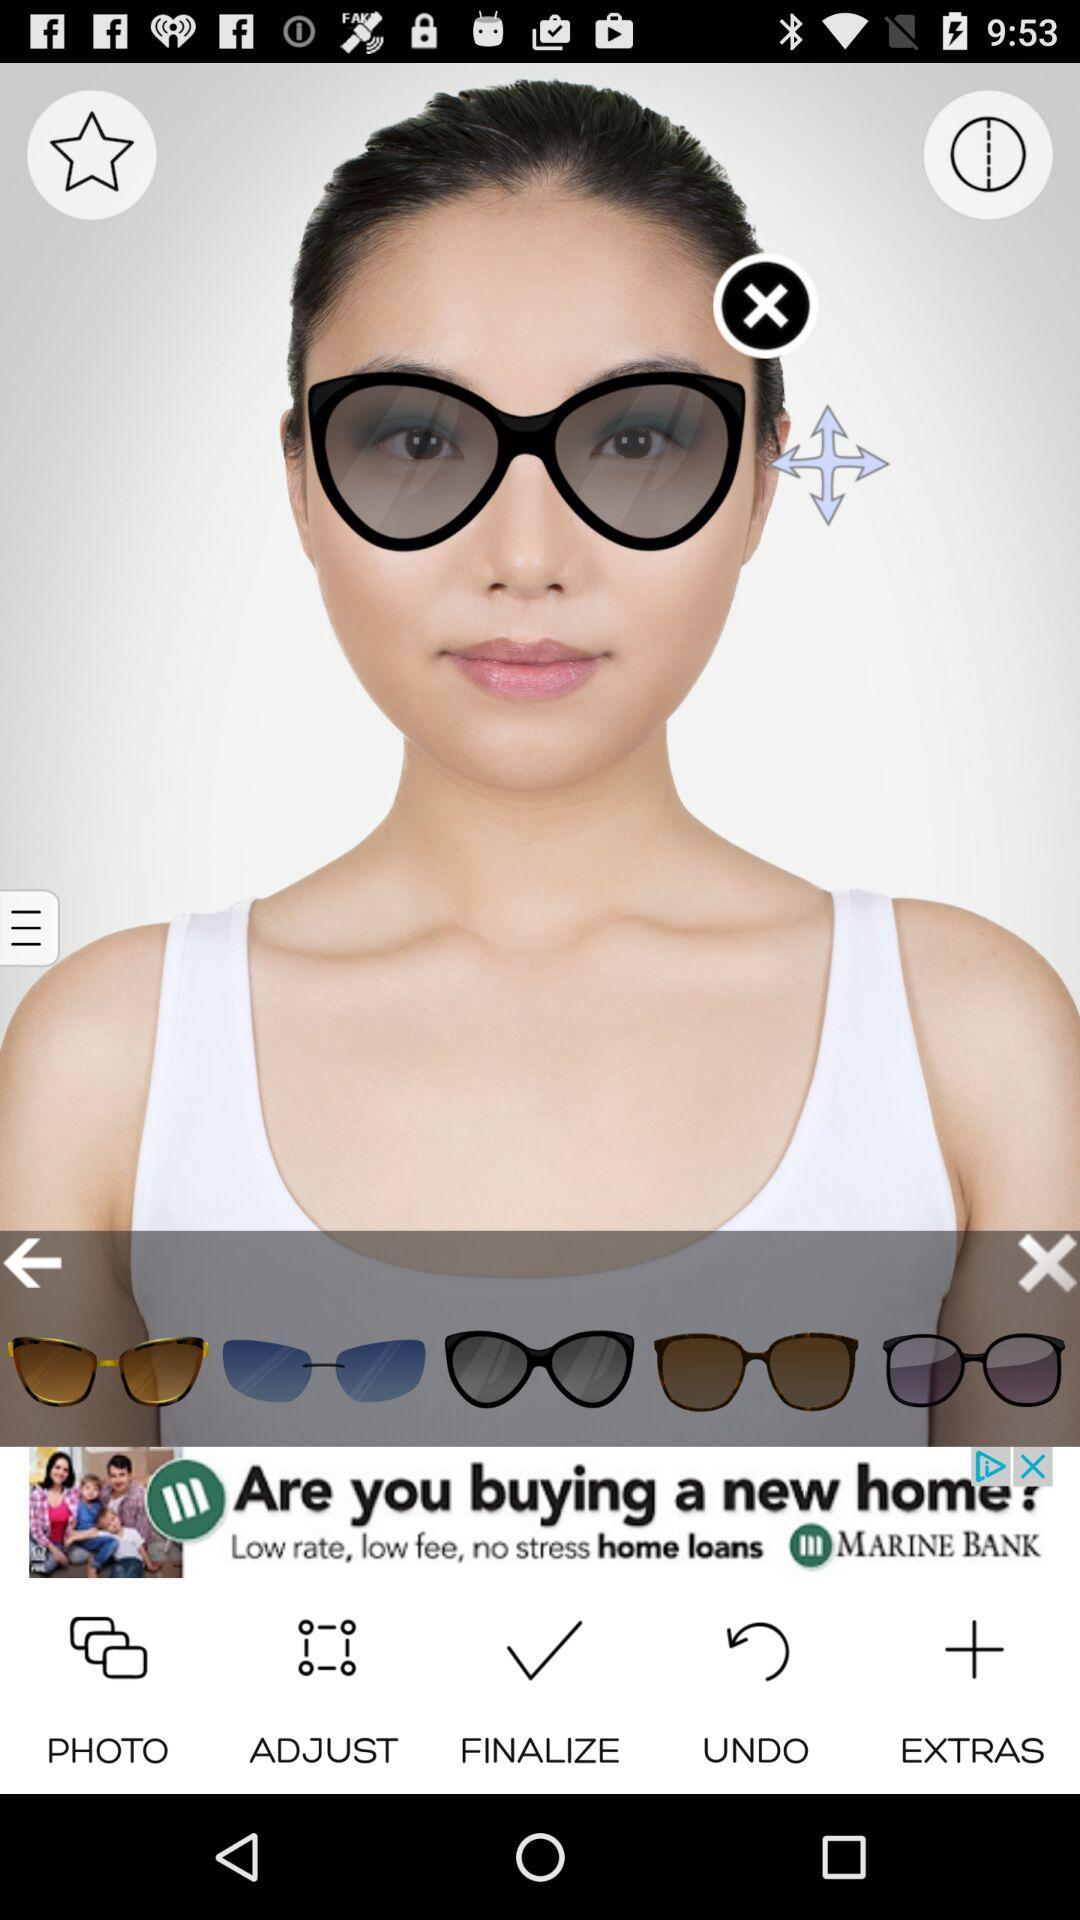 This screenshot has width=1080, height=1920. What do you see at coordinates (32, 1351) in the screenshot?
I see `the arrow_backward icon` at bounding box center [32, 1351].